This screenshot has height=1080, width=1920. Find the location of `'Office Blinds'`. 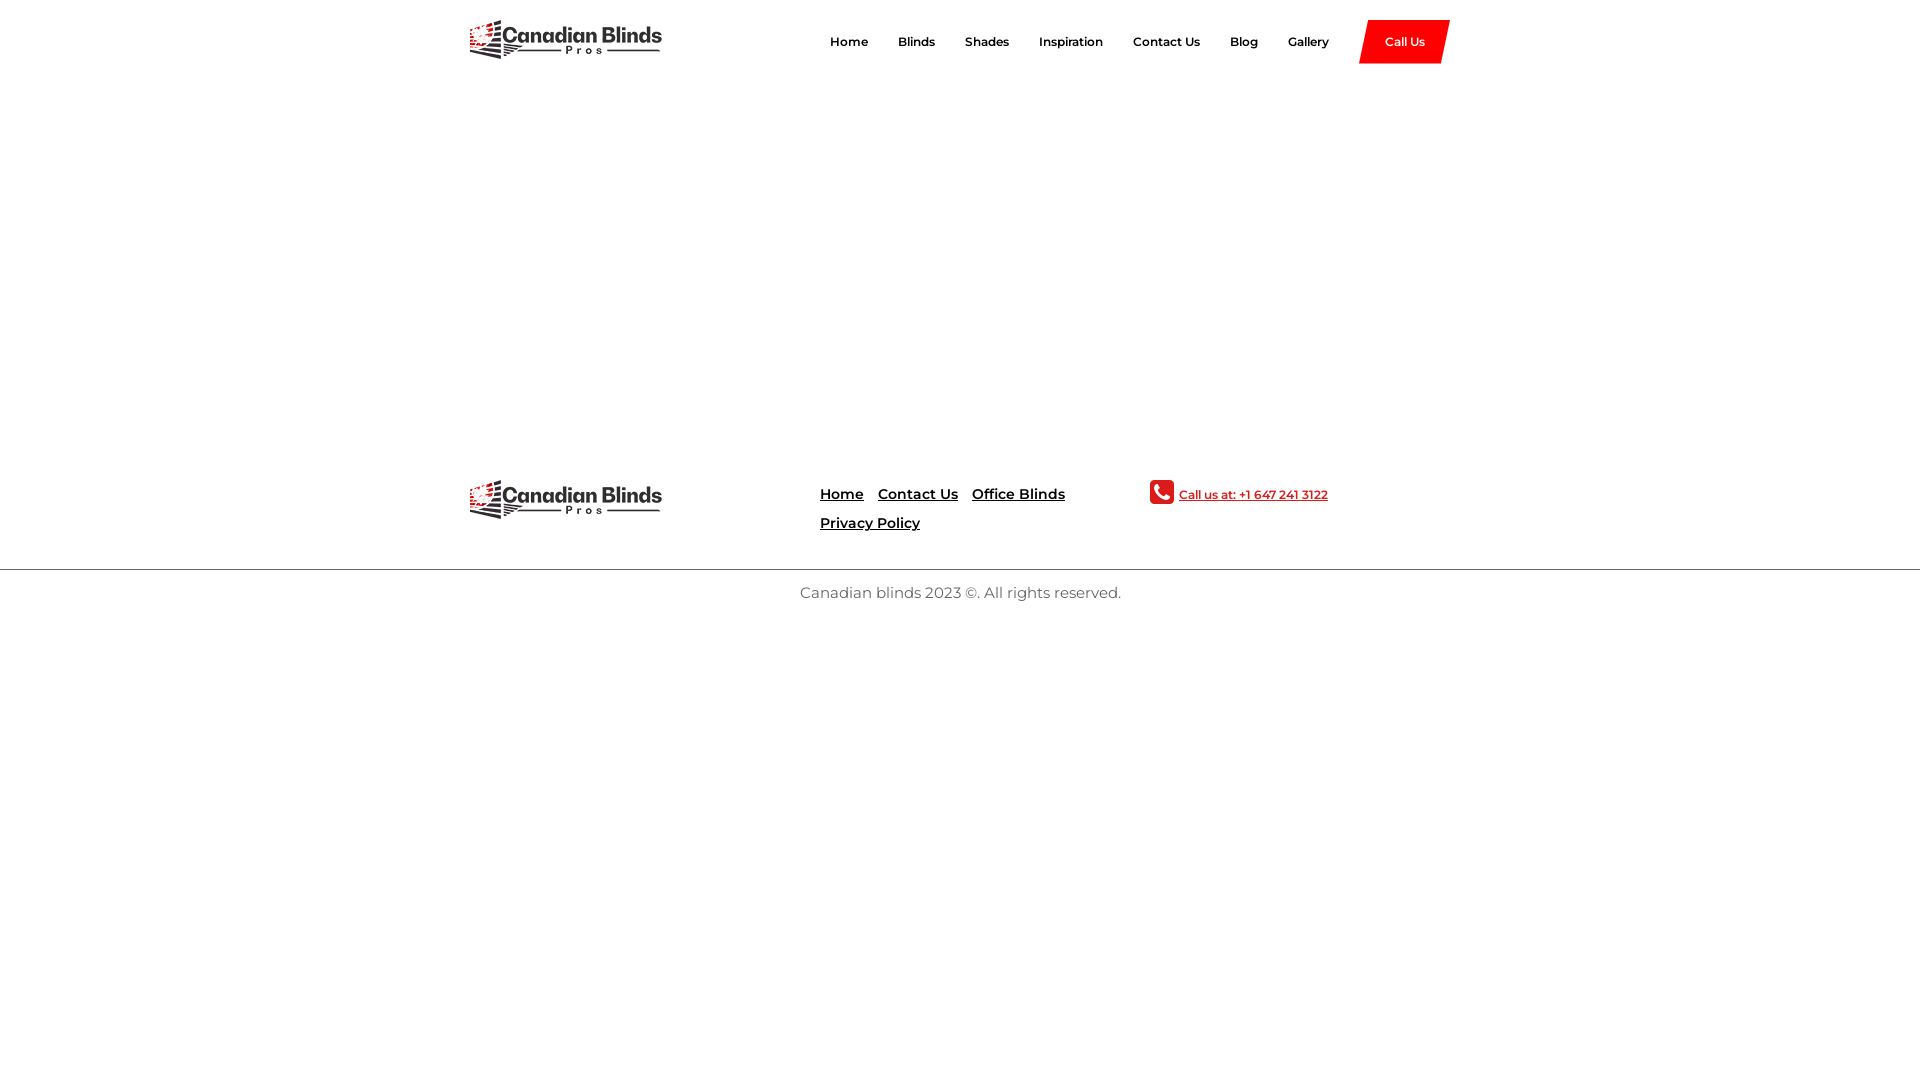

'Office Blinds' is located at coordinates (971, 493).